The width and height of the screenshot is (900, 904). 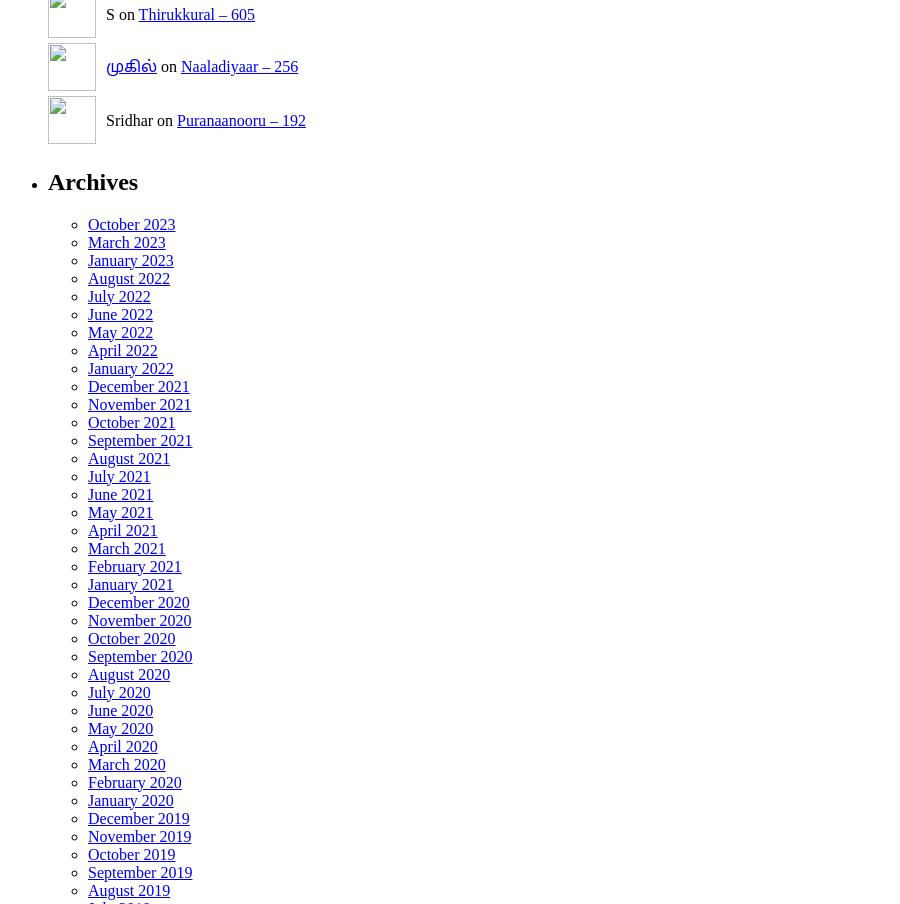 I want to click on 'October 2021', so click(x=131, y=421).